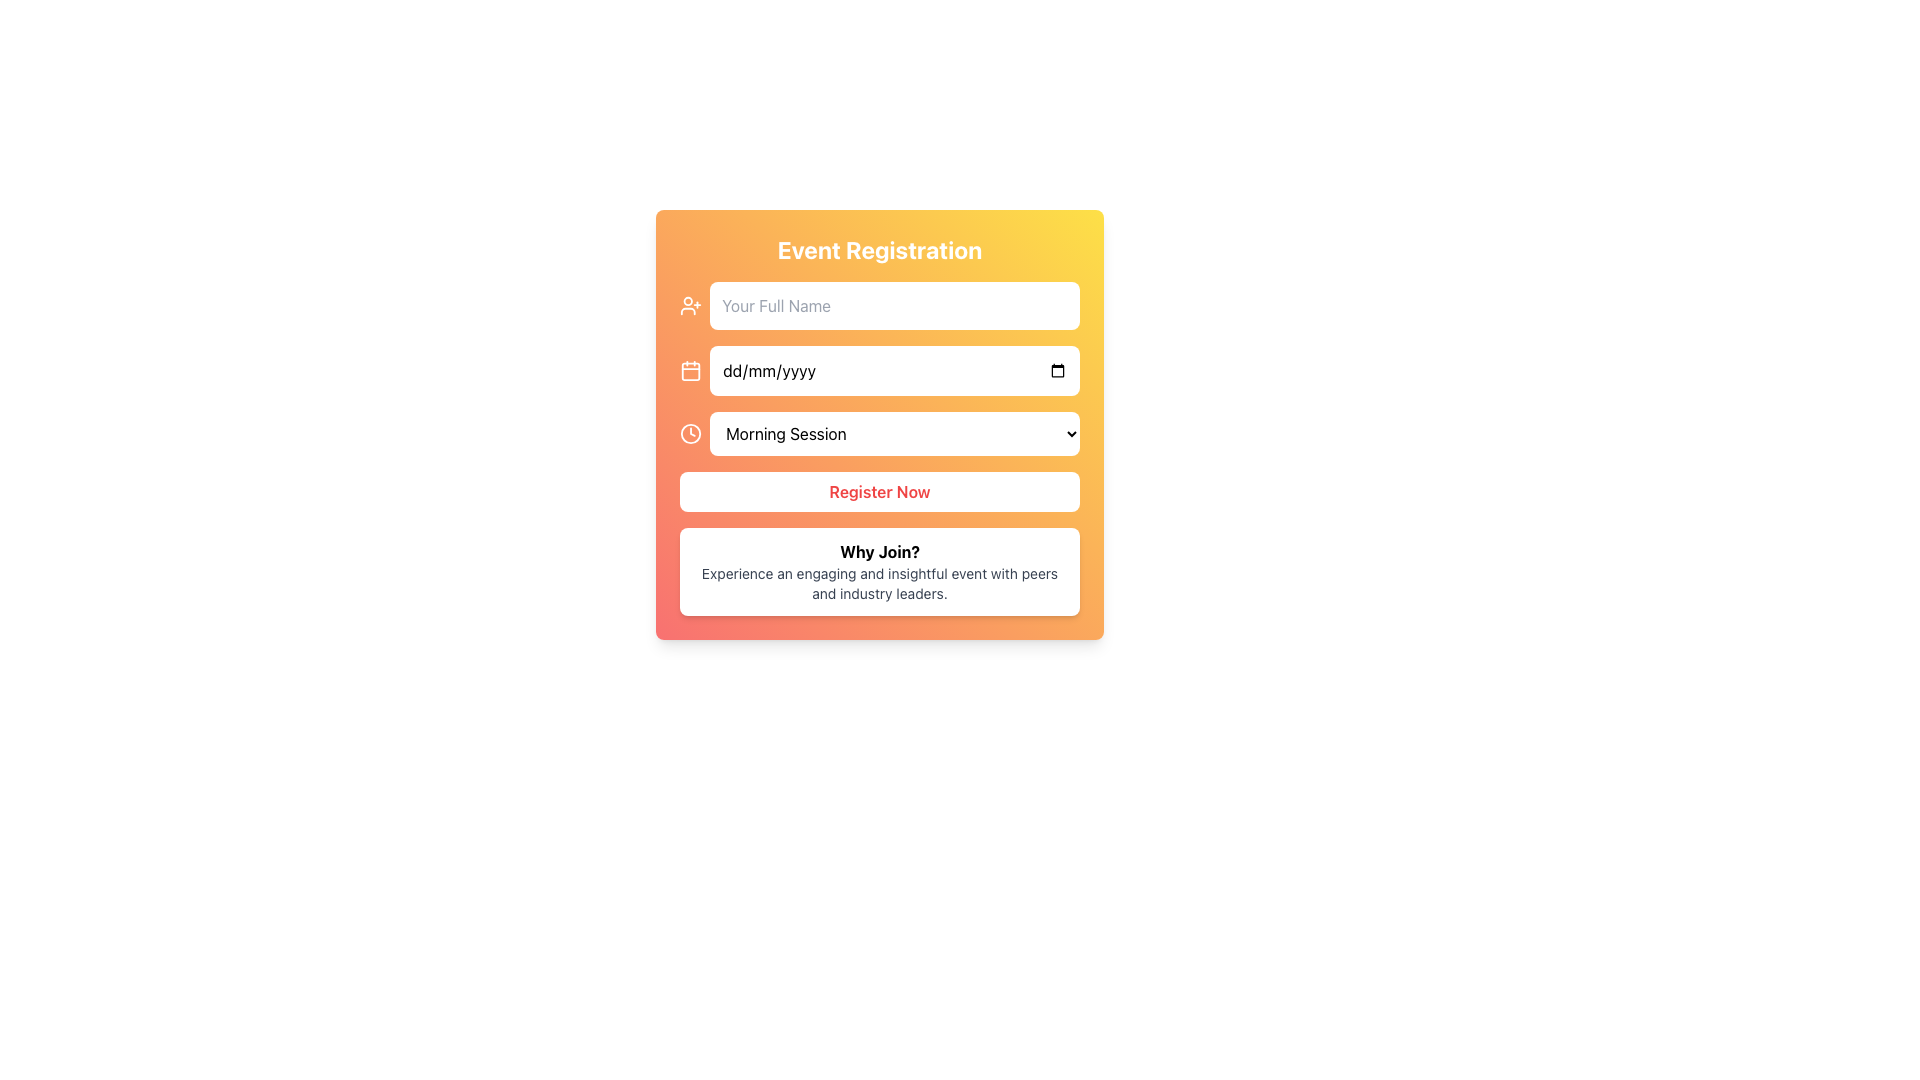 This screenshot has height=1080, width=1920. I want to click on the dropdown menu displaying 'Morning Session', so click(879, 433).